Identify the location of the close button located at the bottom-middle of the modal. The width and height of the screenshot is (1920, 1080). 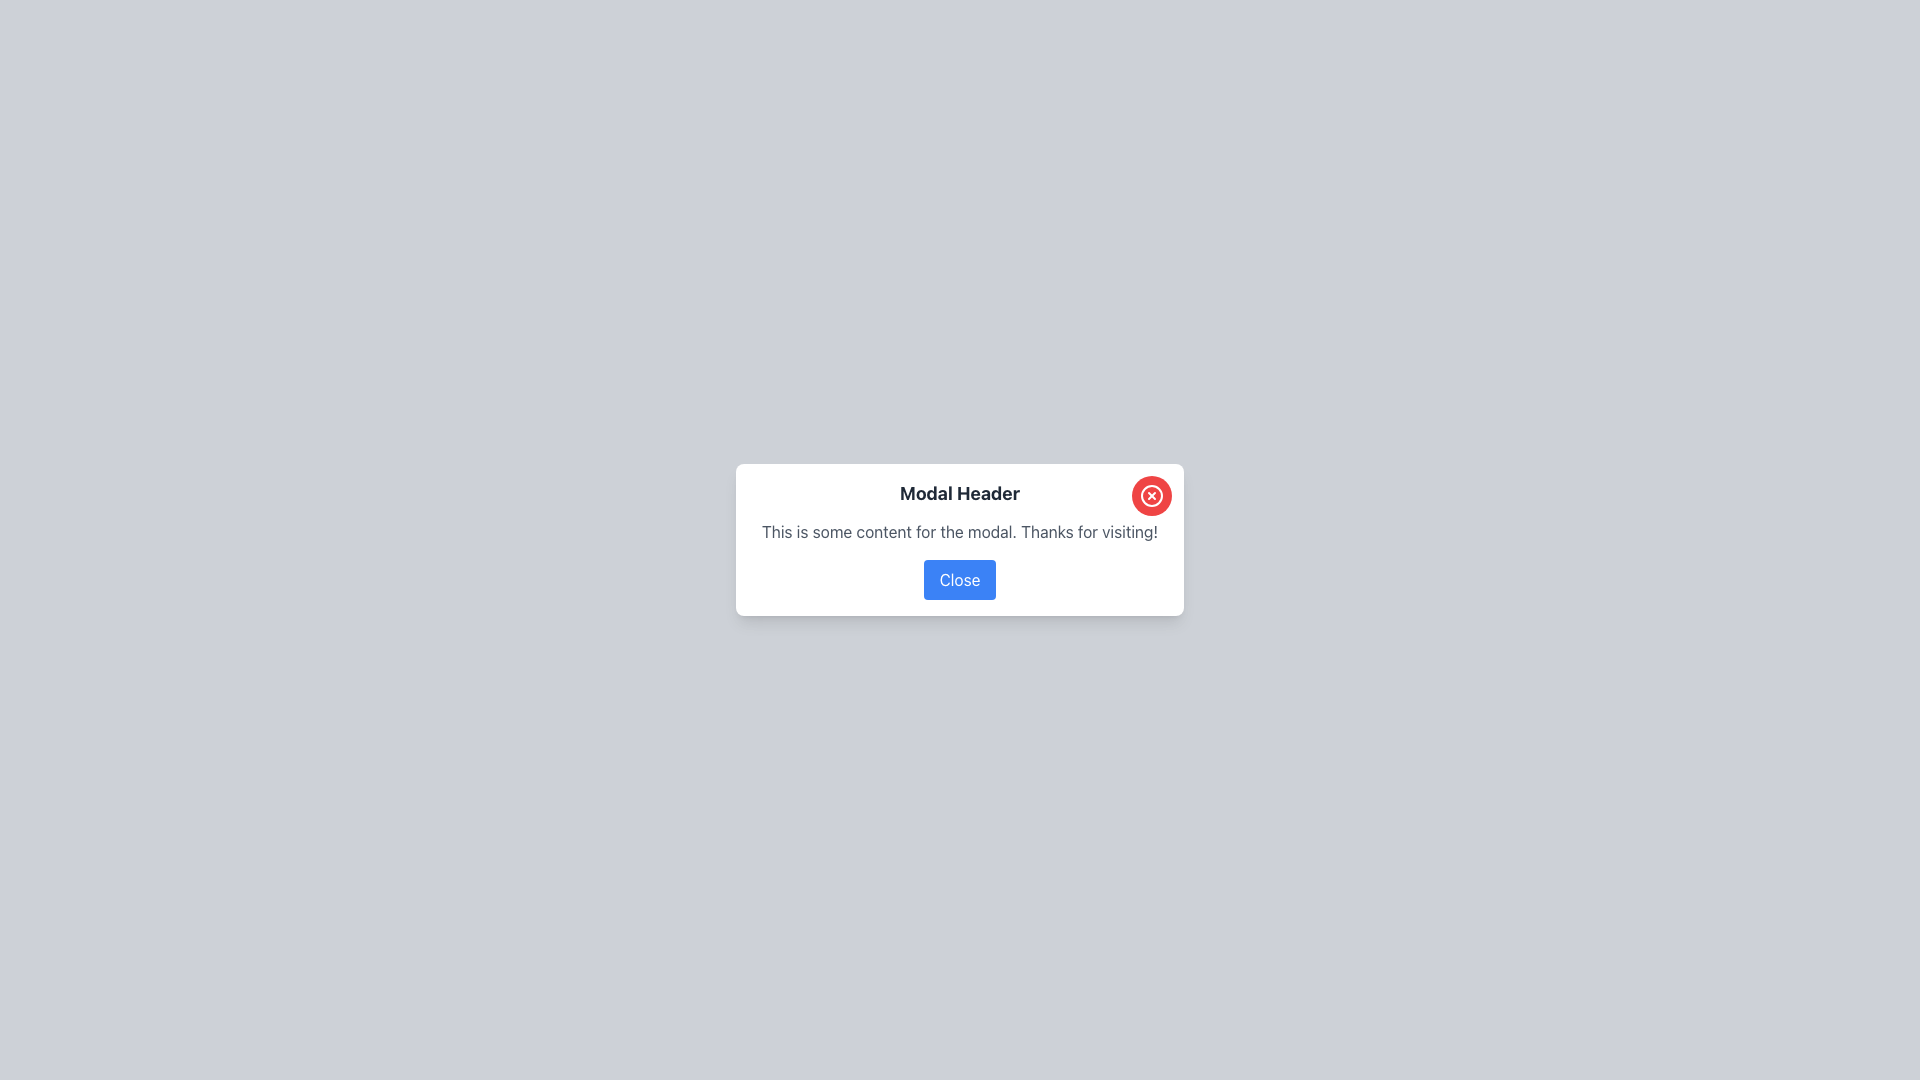
(960, 579).